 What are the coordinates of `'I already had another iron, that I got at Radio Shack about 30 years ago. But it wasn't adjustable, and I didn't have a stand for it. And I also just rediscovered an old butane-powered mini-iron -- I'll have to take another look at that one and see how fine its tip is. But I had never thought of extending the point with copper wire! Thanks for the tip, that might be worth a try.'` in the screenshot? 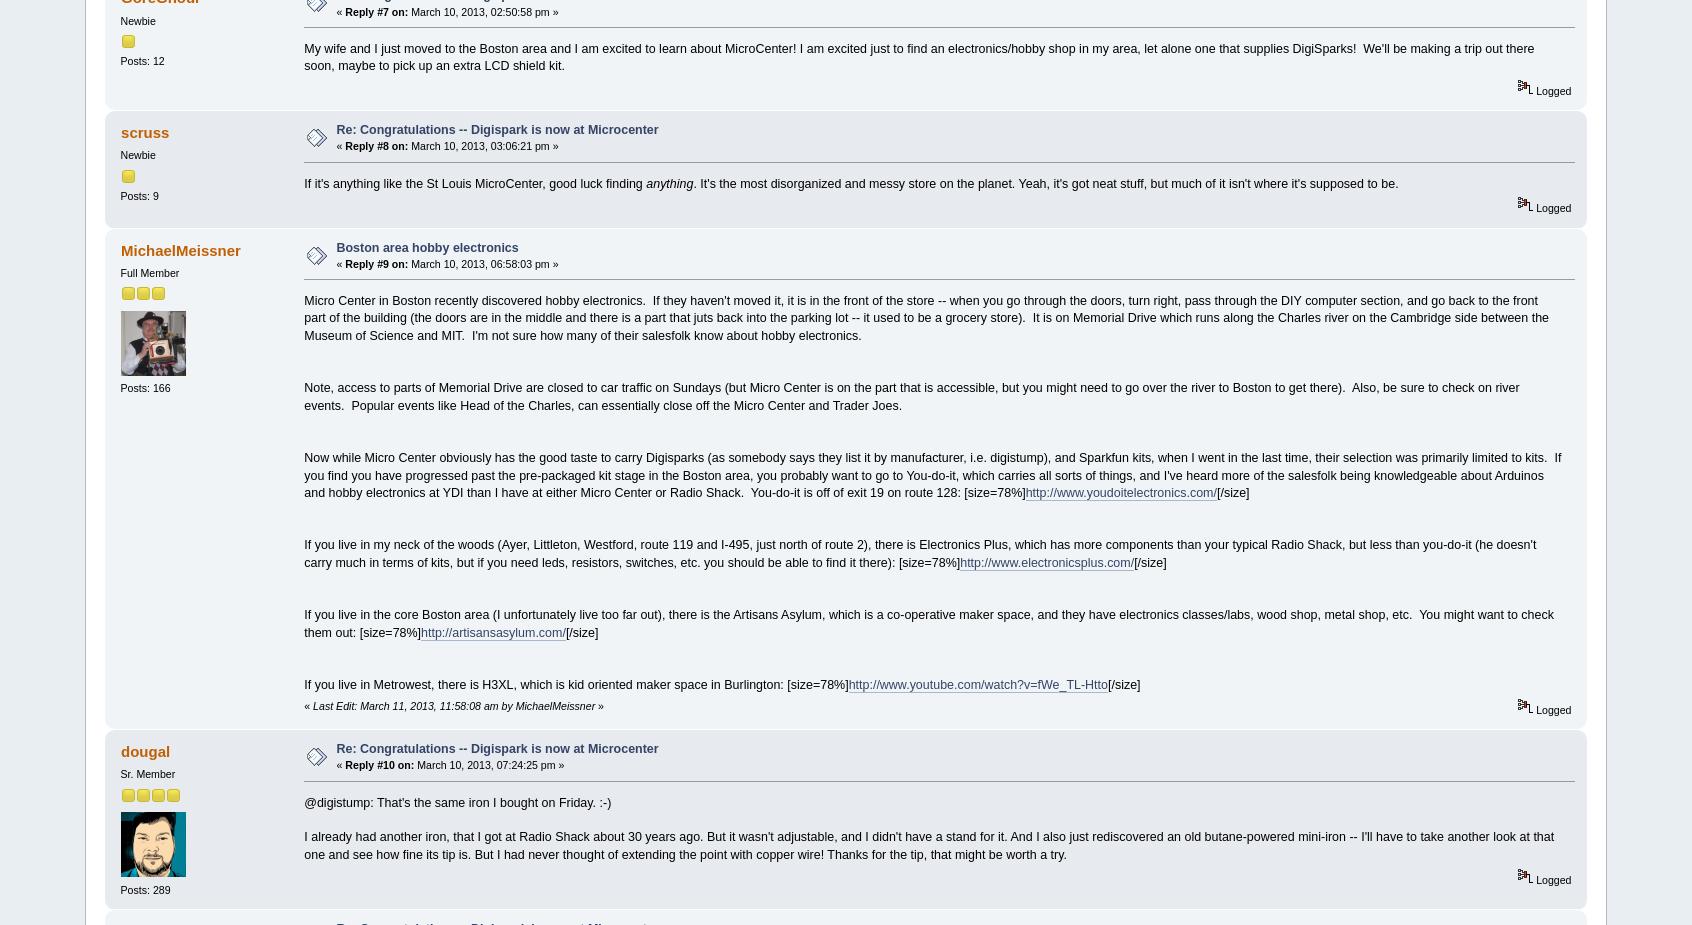 It's located at (929, 845).